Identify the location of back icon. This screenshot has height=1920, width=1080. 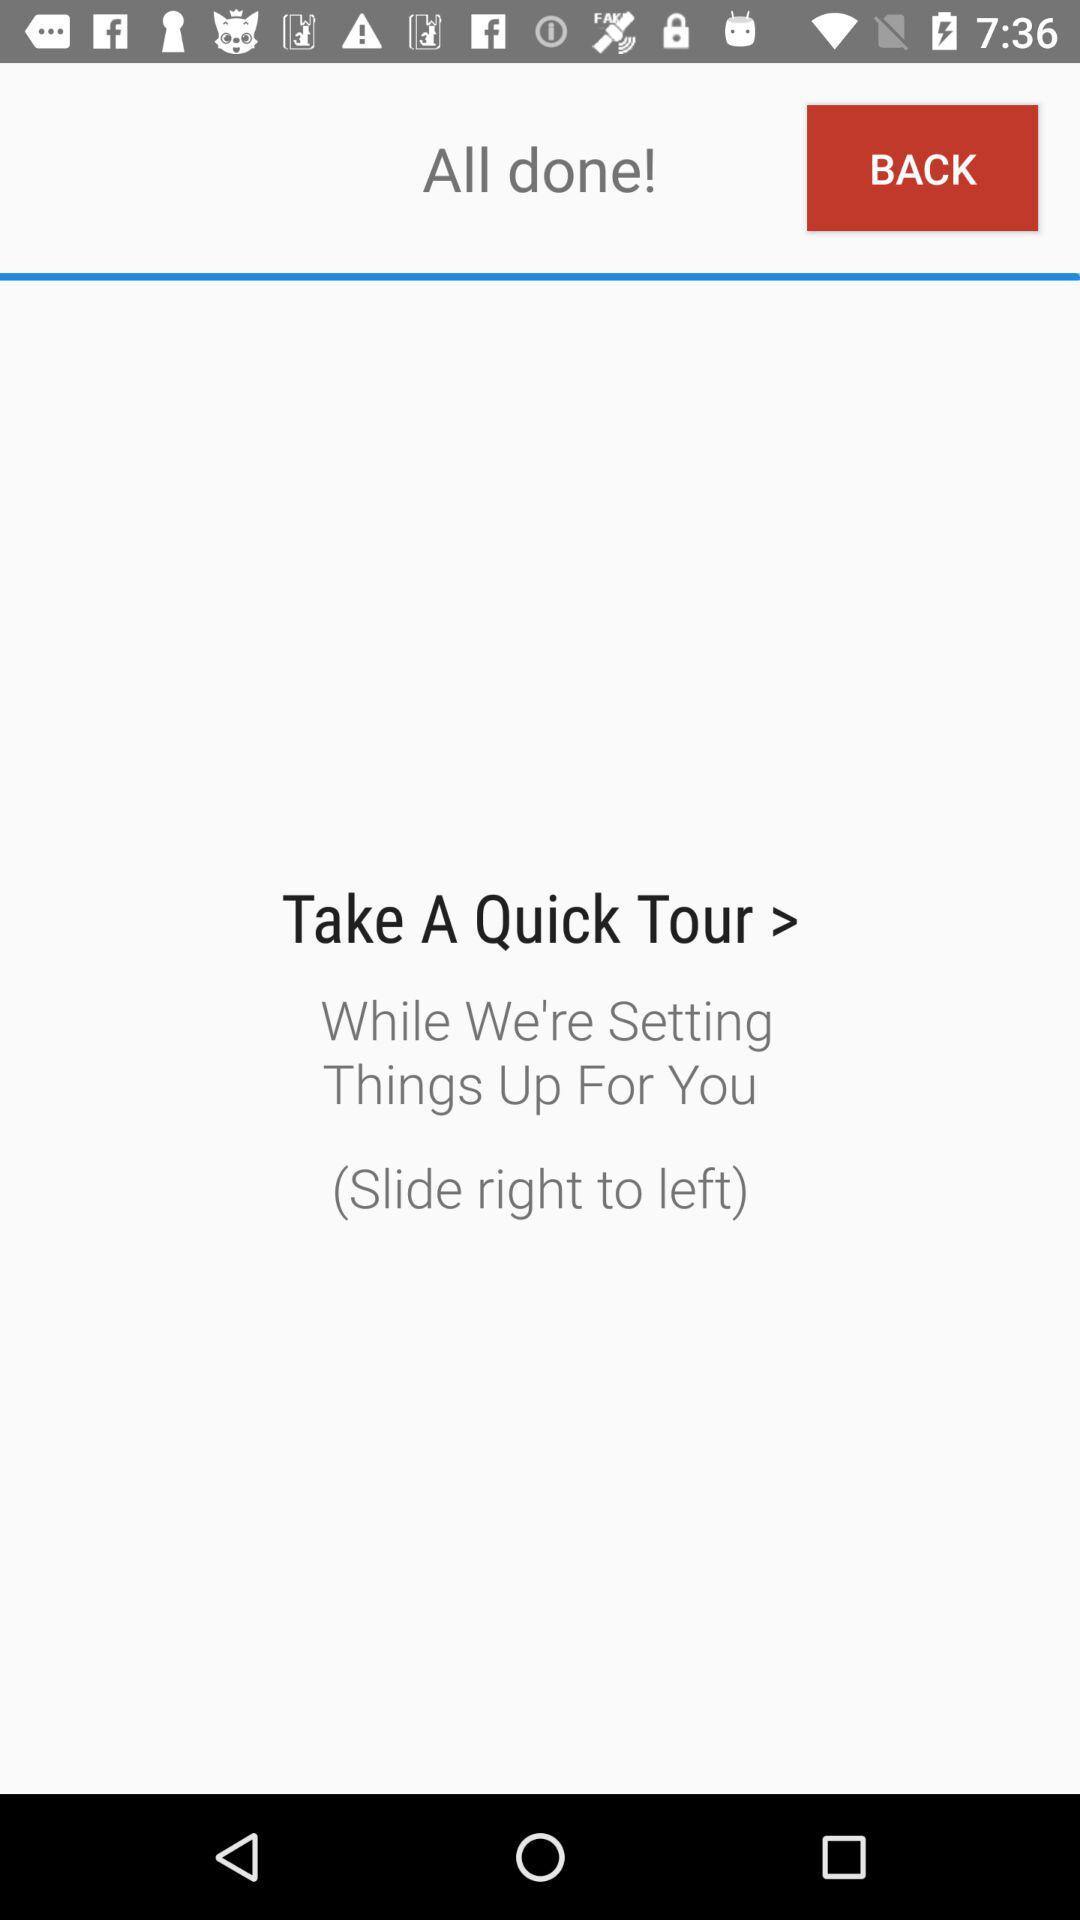
(922, 168).